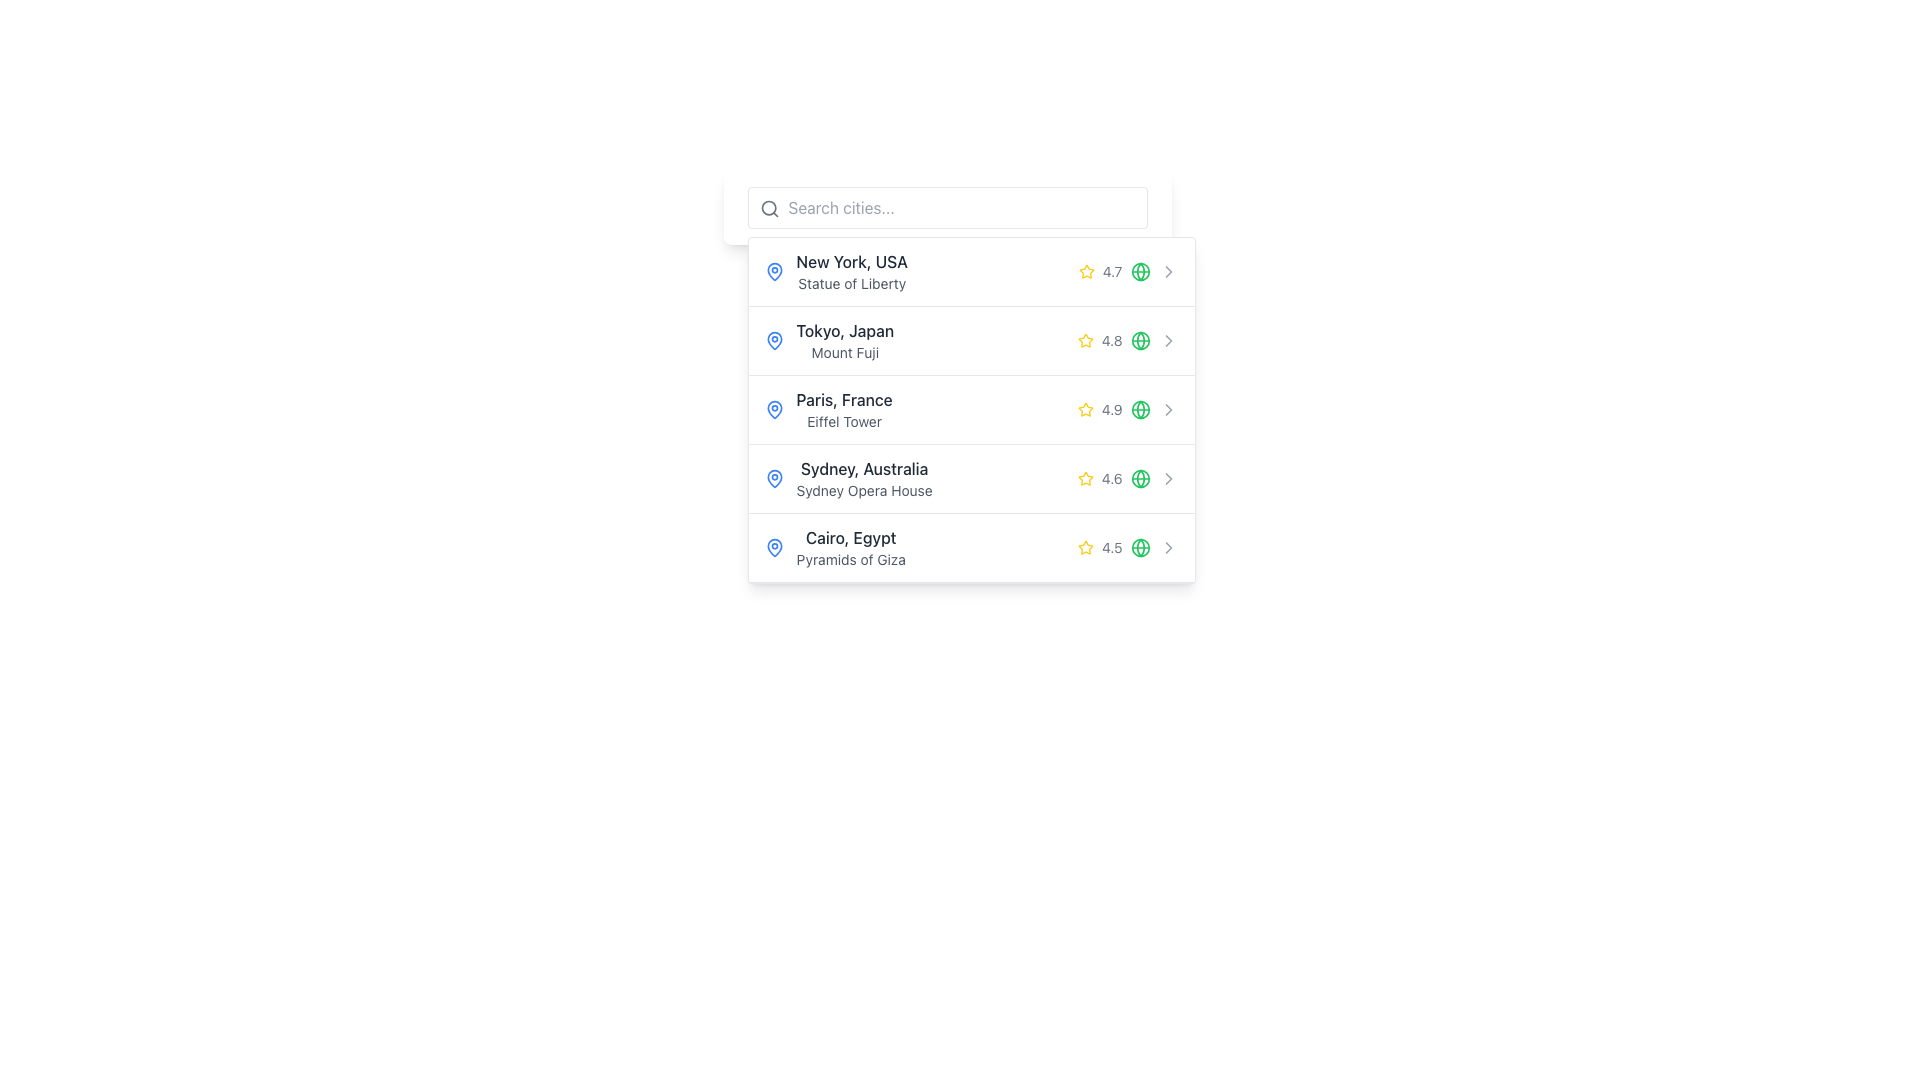 The width and height of the screenshot is (1920, 1080). I want to click on the fourth list item displaying 'Sydney, Australia', so click(971, 479).